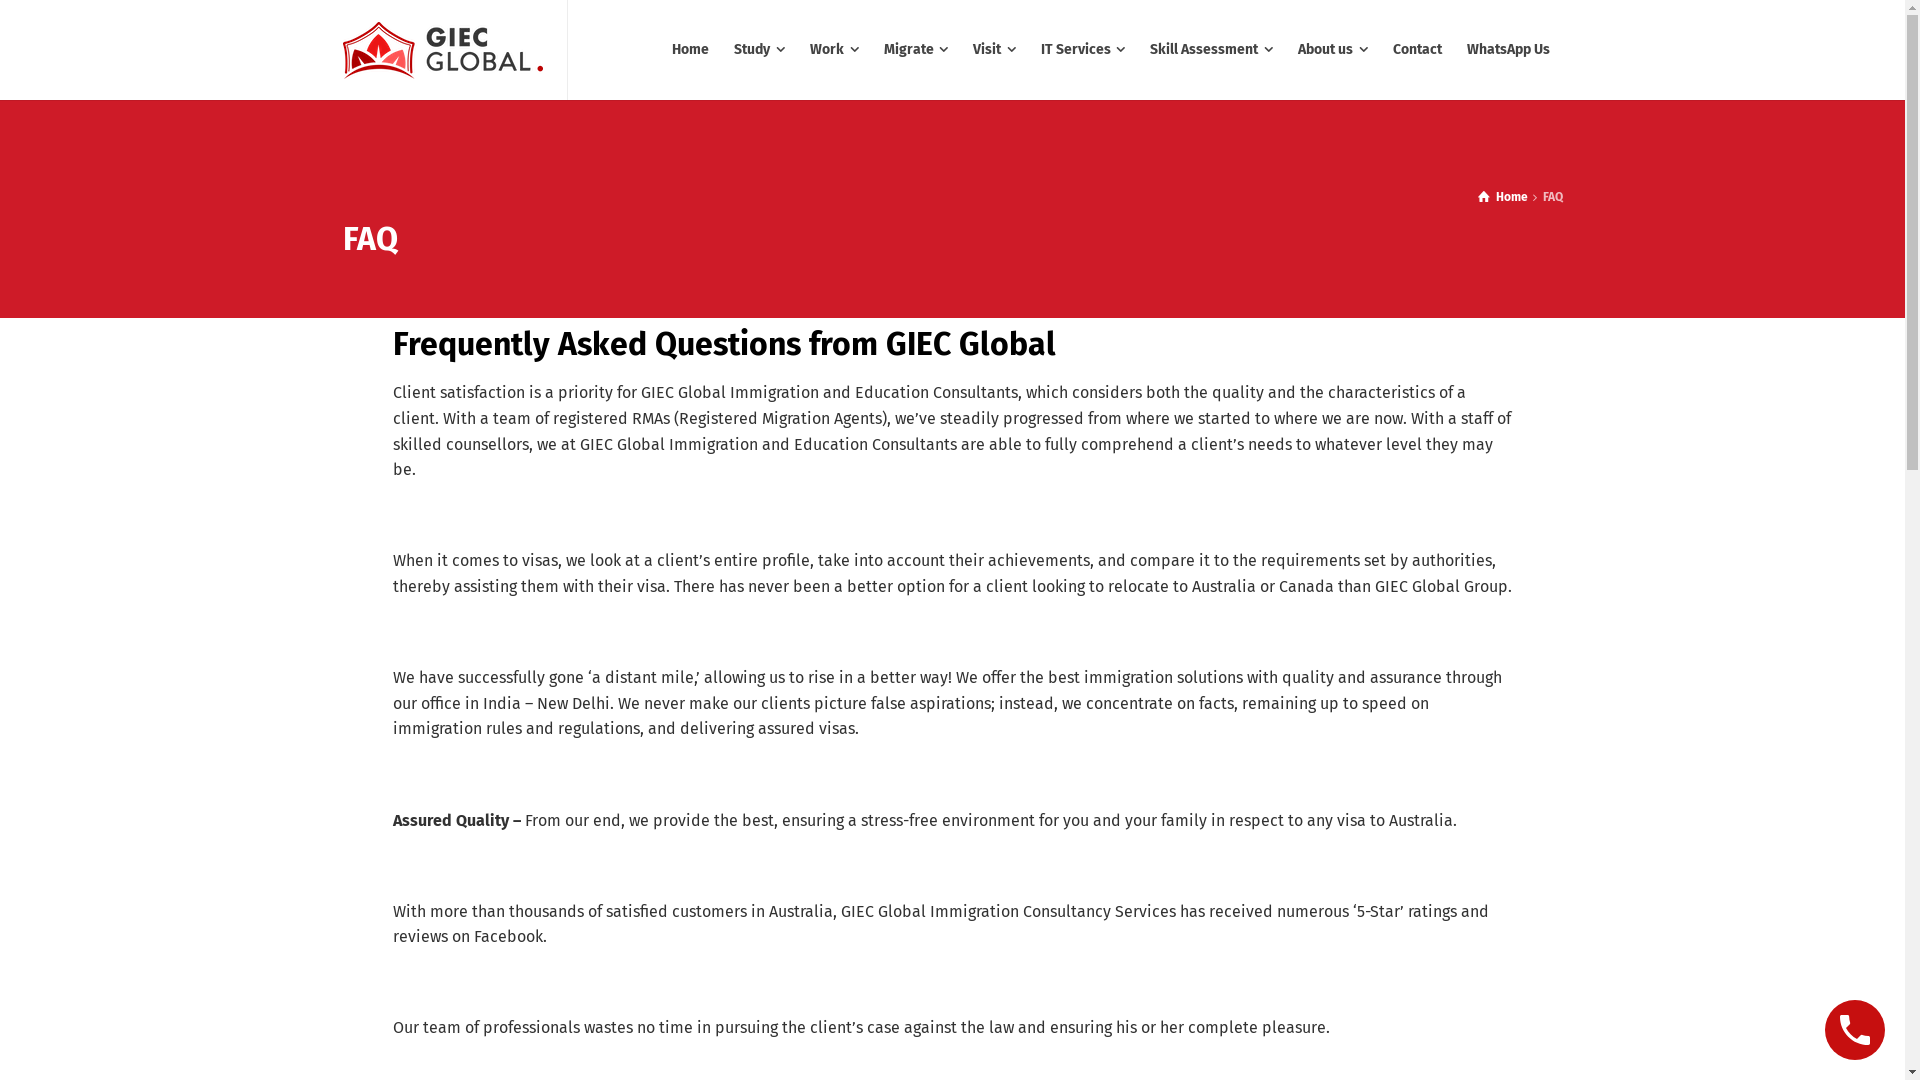 Image resolution: width=1920 pixels, height=1080 pixels. I want to click on 'Migrate', so click(872, 49).